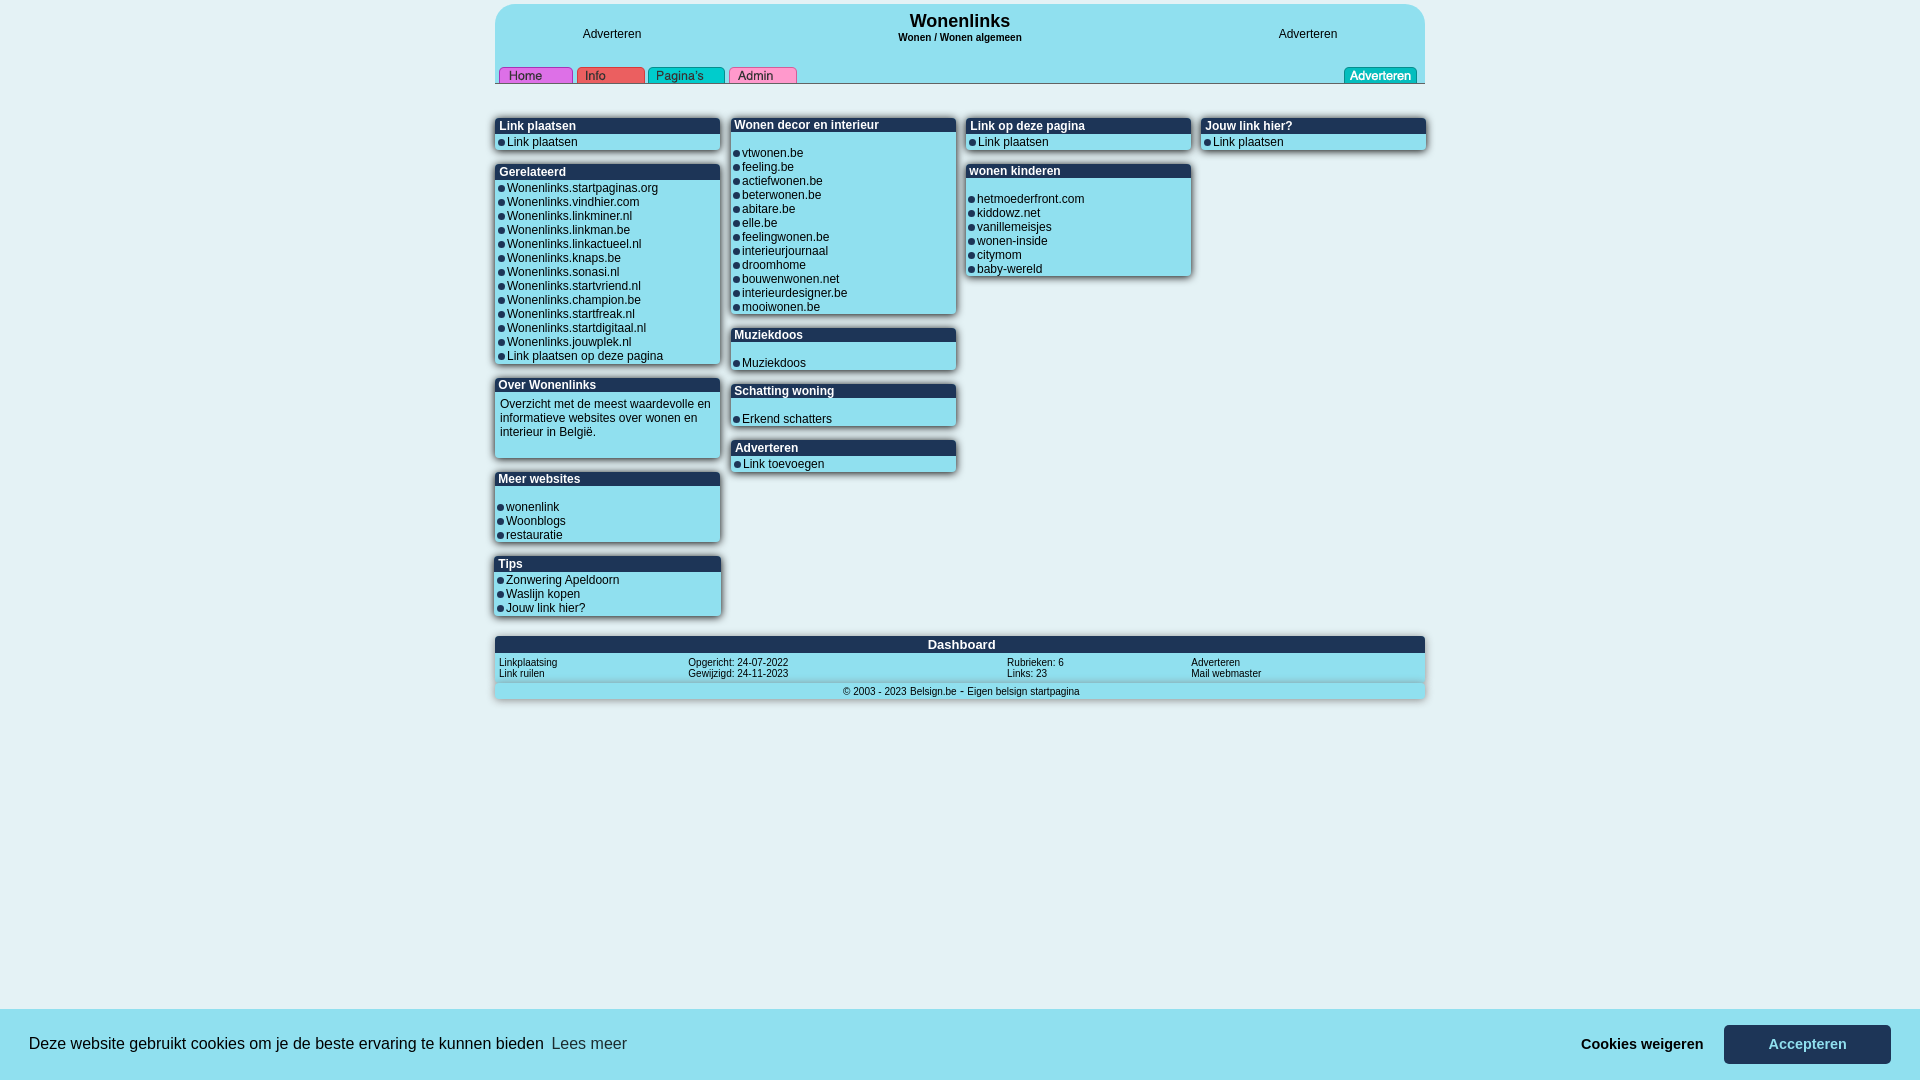  Describe the element at coordinates (536, 519) in the screenshot. I see `'Woonblogs'` at that location.